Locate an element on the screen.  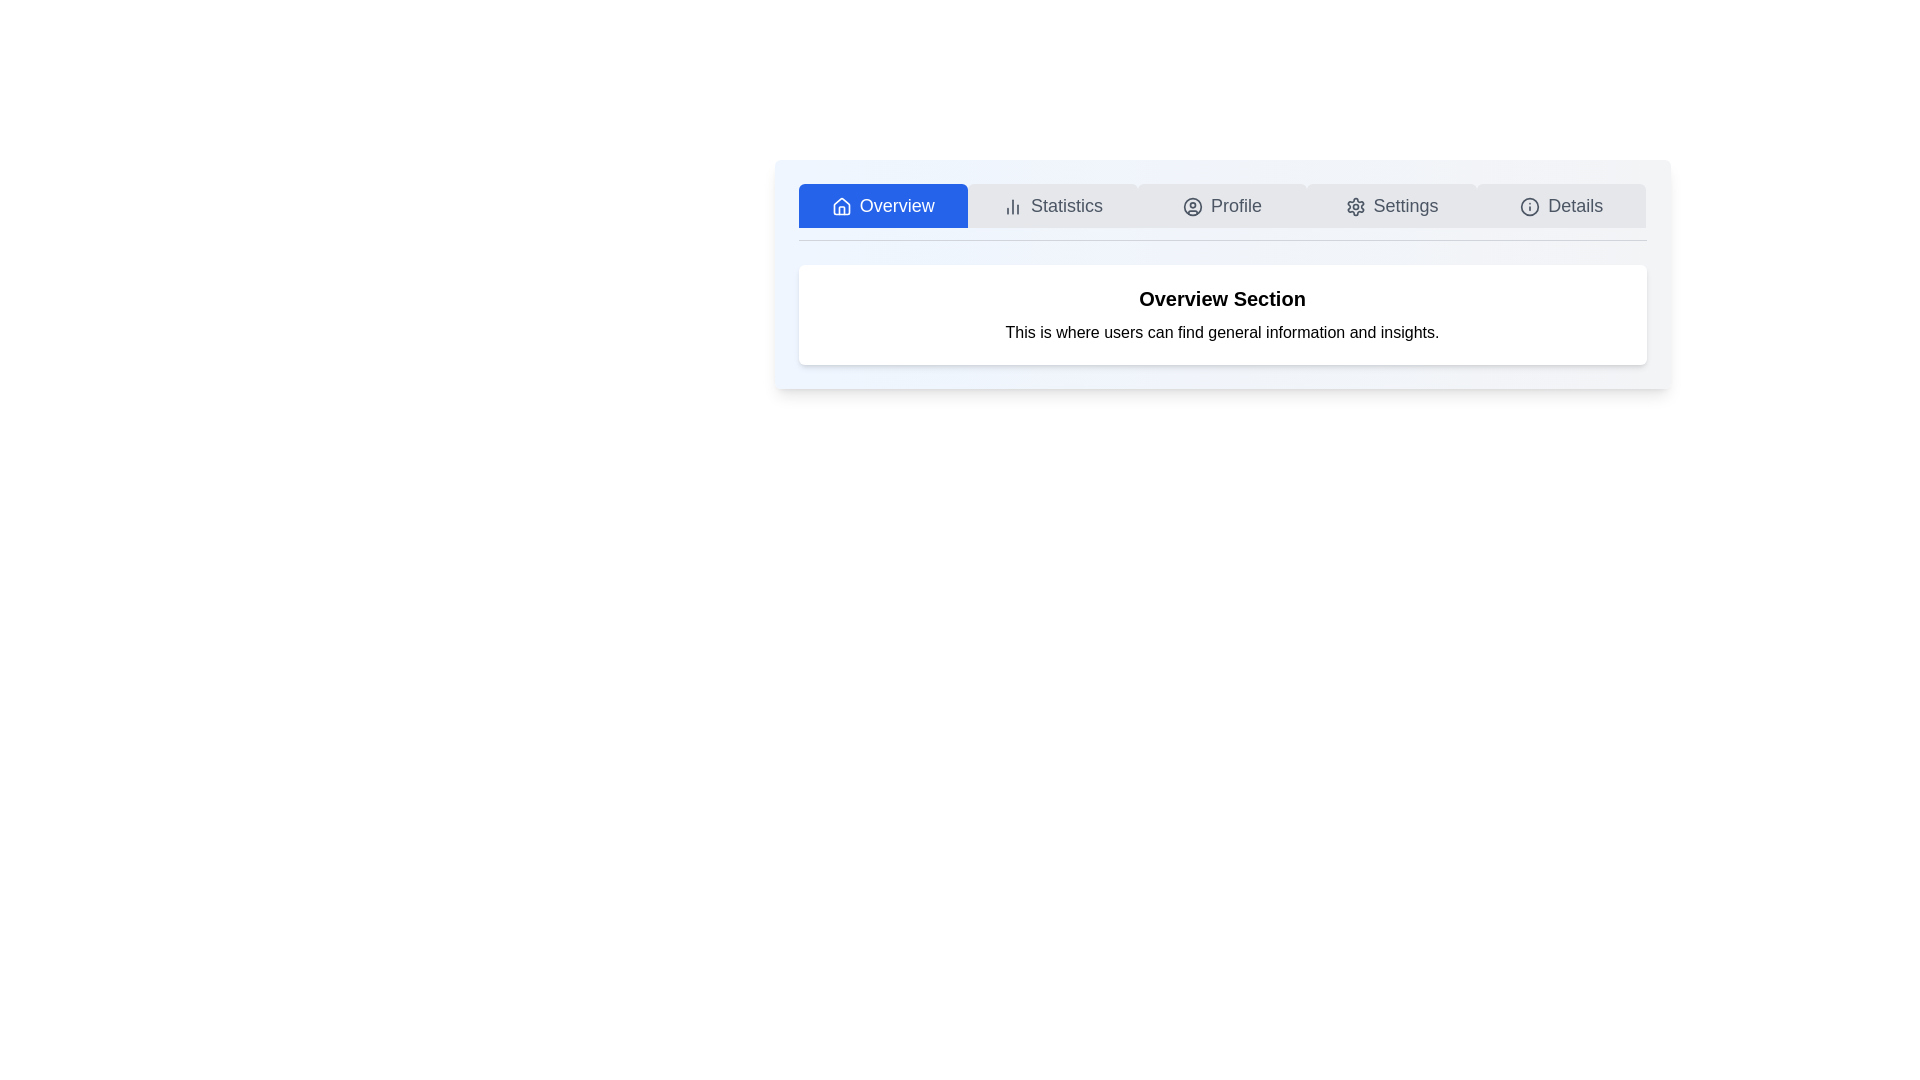
the informational icon located to the left of the text within the 'Details' button on the far right of the navigation tabs is located at coordinates (1529, 207).